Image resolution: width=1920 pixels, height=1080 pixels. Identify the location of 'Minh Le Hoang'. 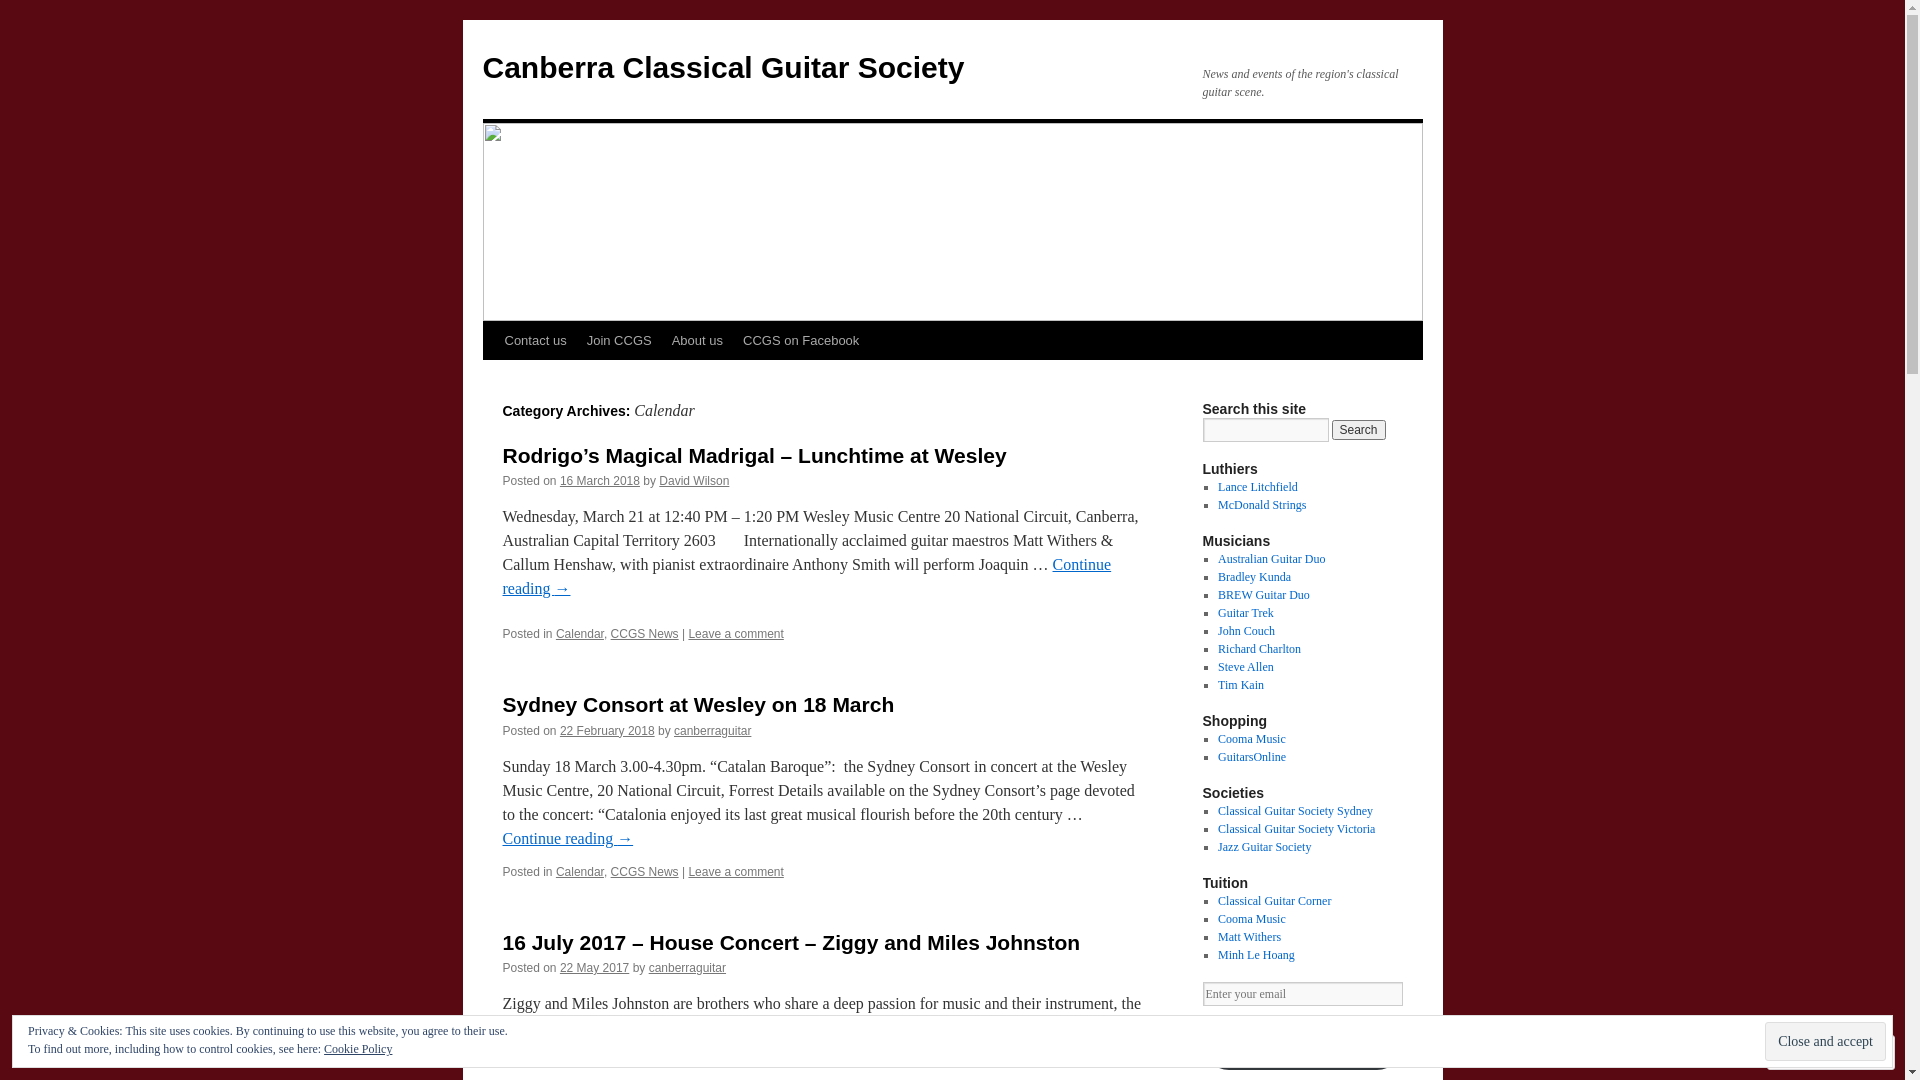
(1255, 954).